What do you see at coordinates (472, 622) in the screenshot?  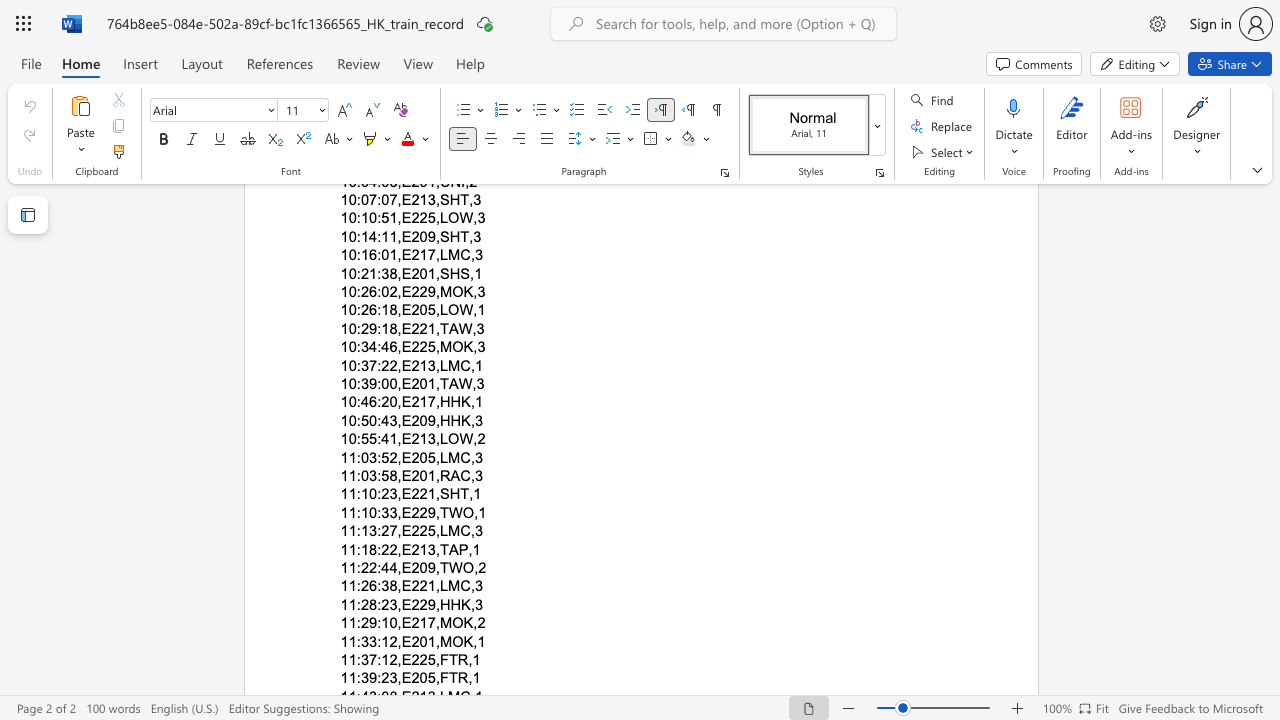 I see `the subset text ",2" within the text "11:29:10,E217,MOK,2"` at bounding box center [472, 622].